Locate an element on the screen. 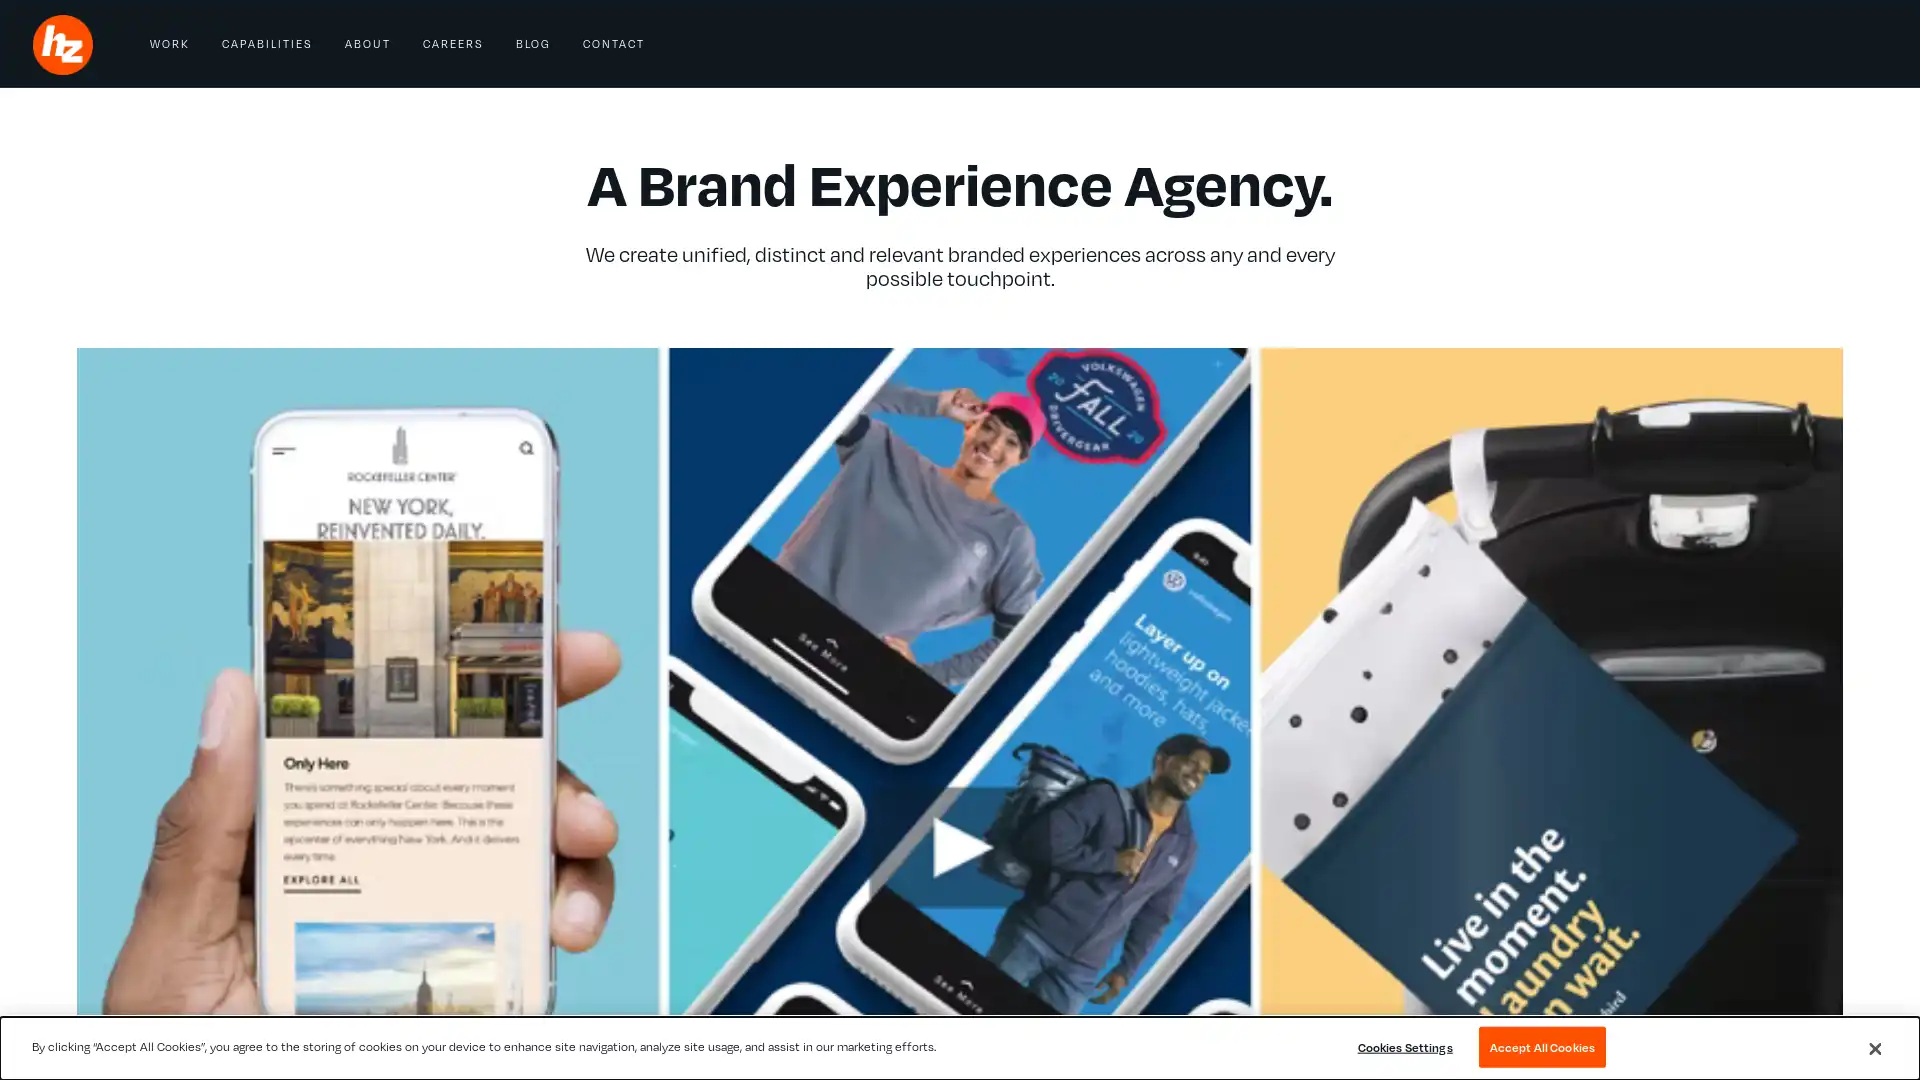 This screenshot has height=1080, width=1920. Accept All Cookies is located at coordinates (1540, 1045).